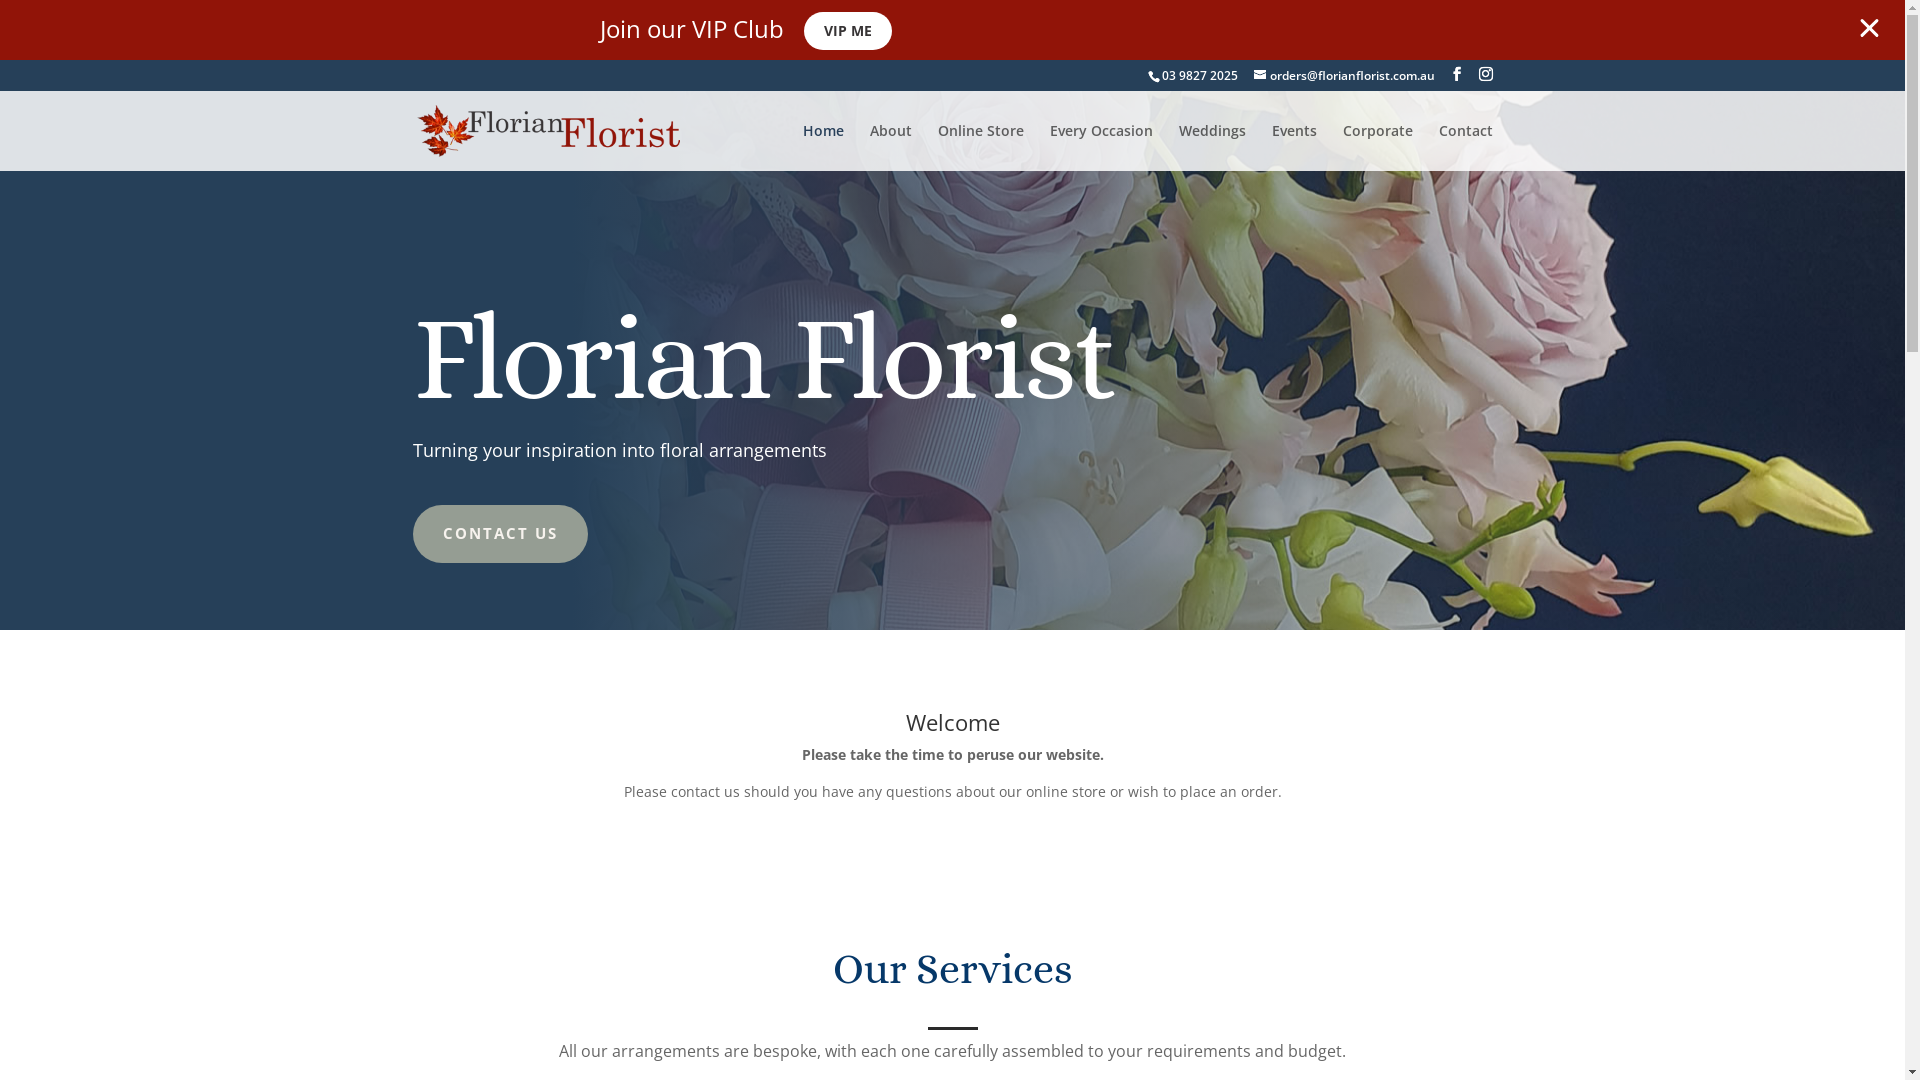 The height and width of the screenshot is (1080, 1920). I want to click on 'Events', so click(1294, 146).